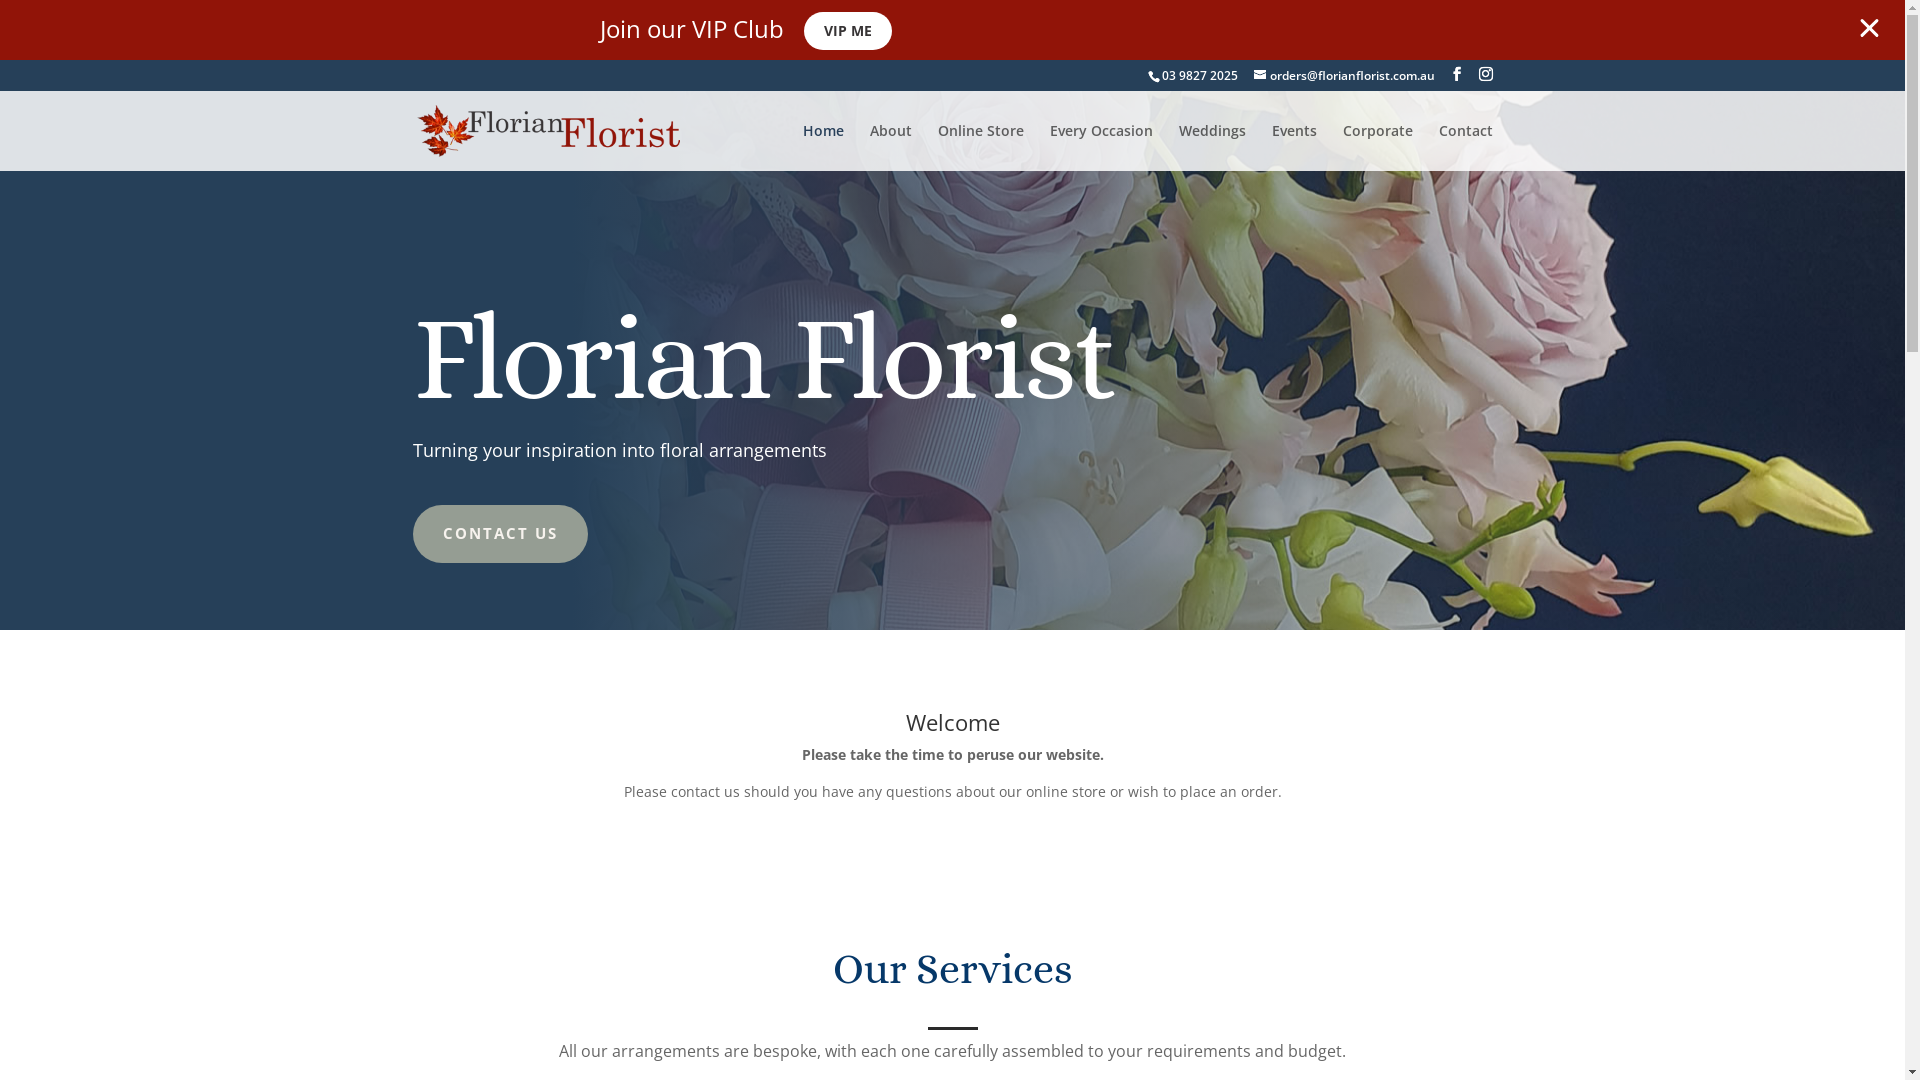 The height and width of the screenshot is (1080, 1920). I want to click on 'Events', so click(1294, 146).